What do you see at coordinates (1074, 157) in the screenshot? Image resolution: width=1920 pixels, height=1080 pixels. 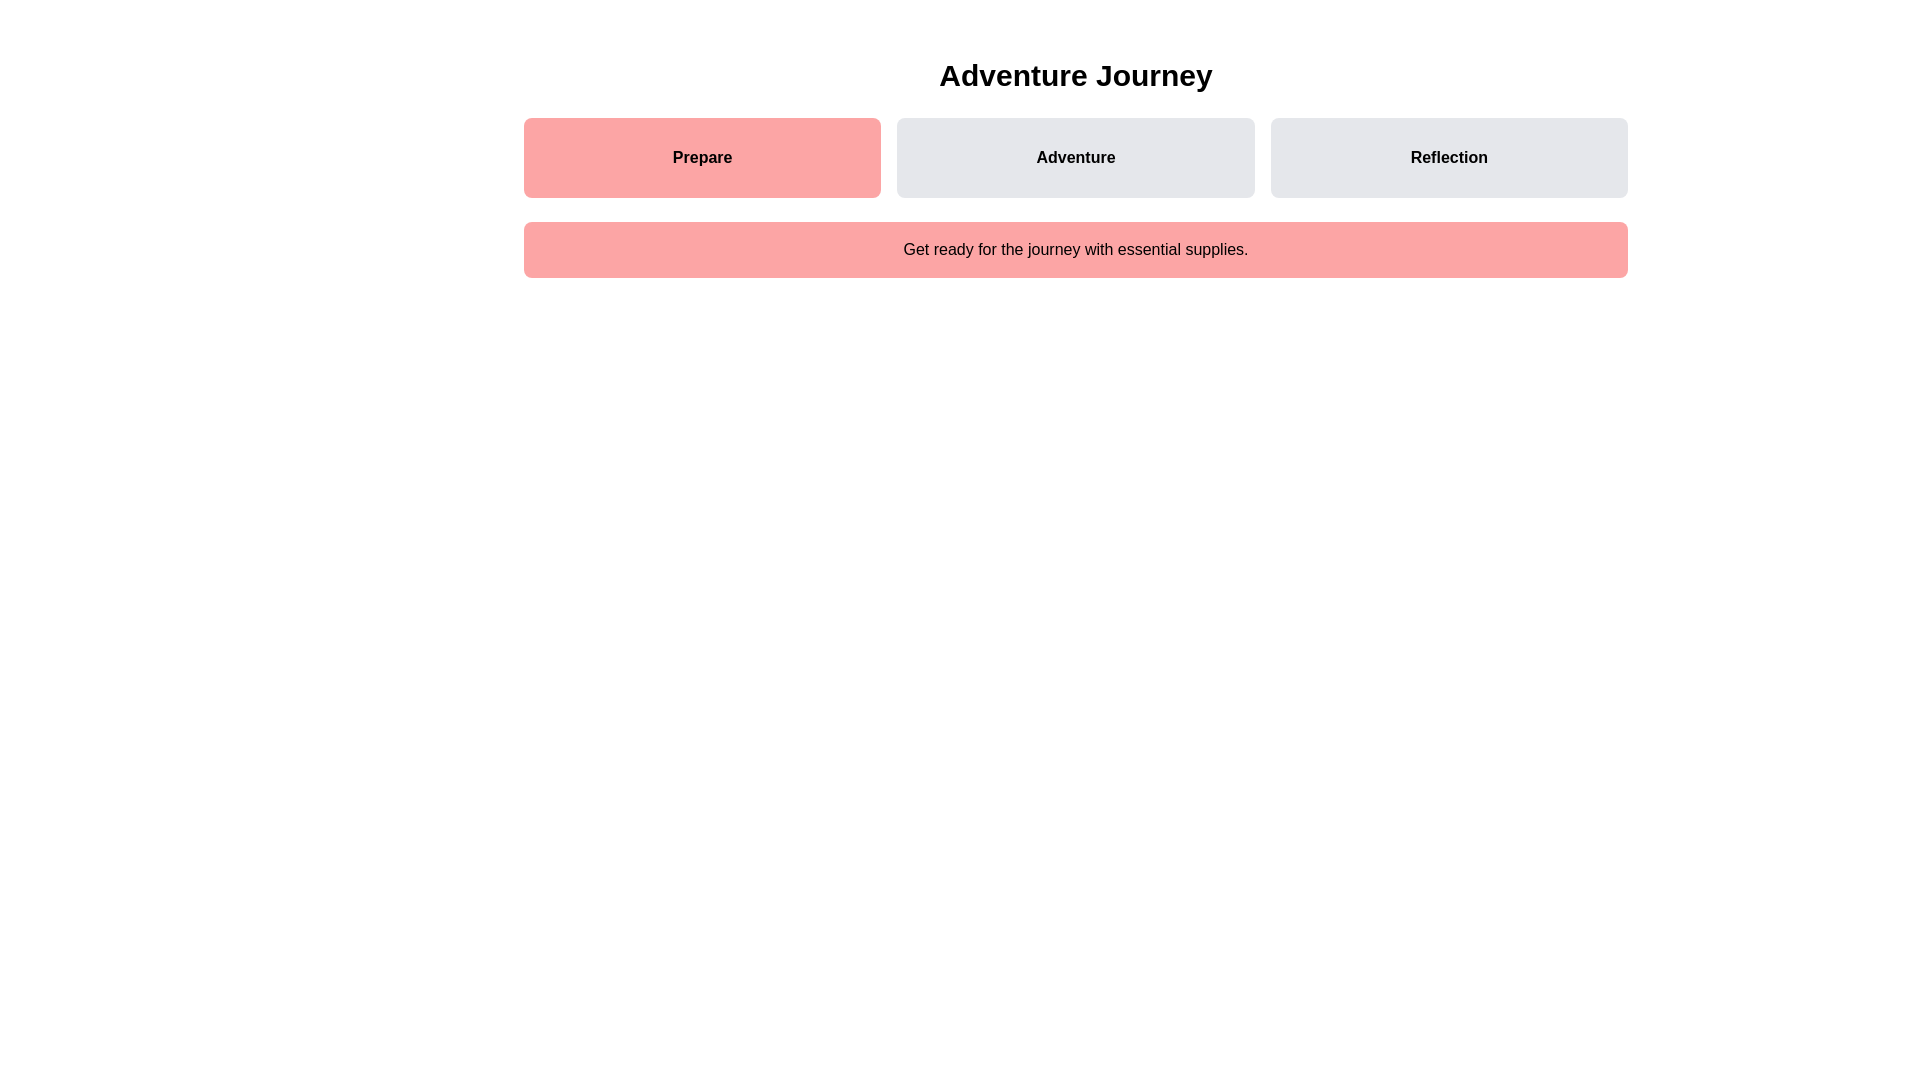 I see `the Adventure step to navigate to its content` at bounding box center [1074, 157].